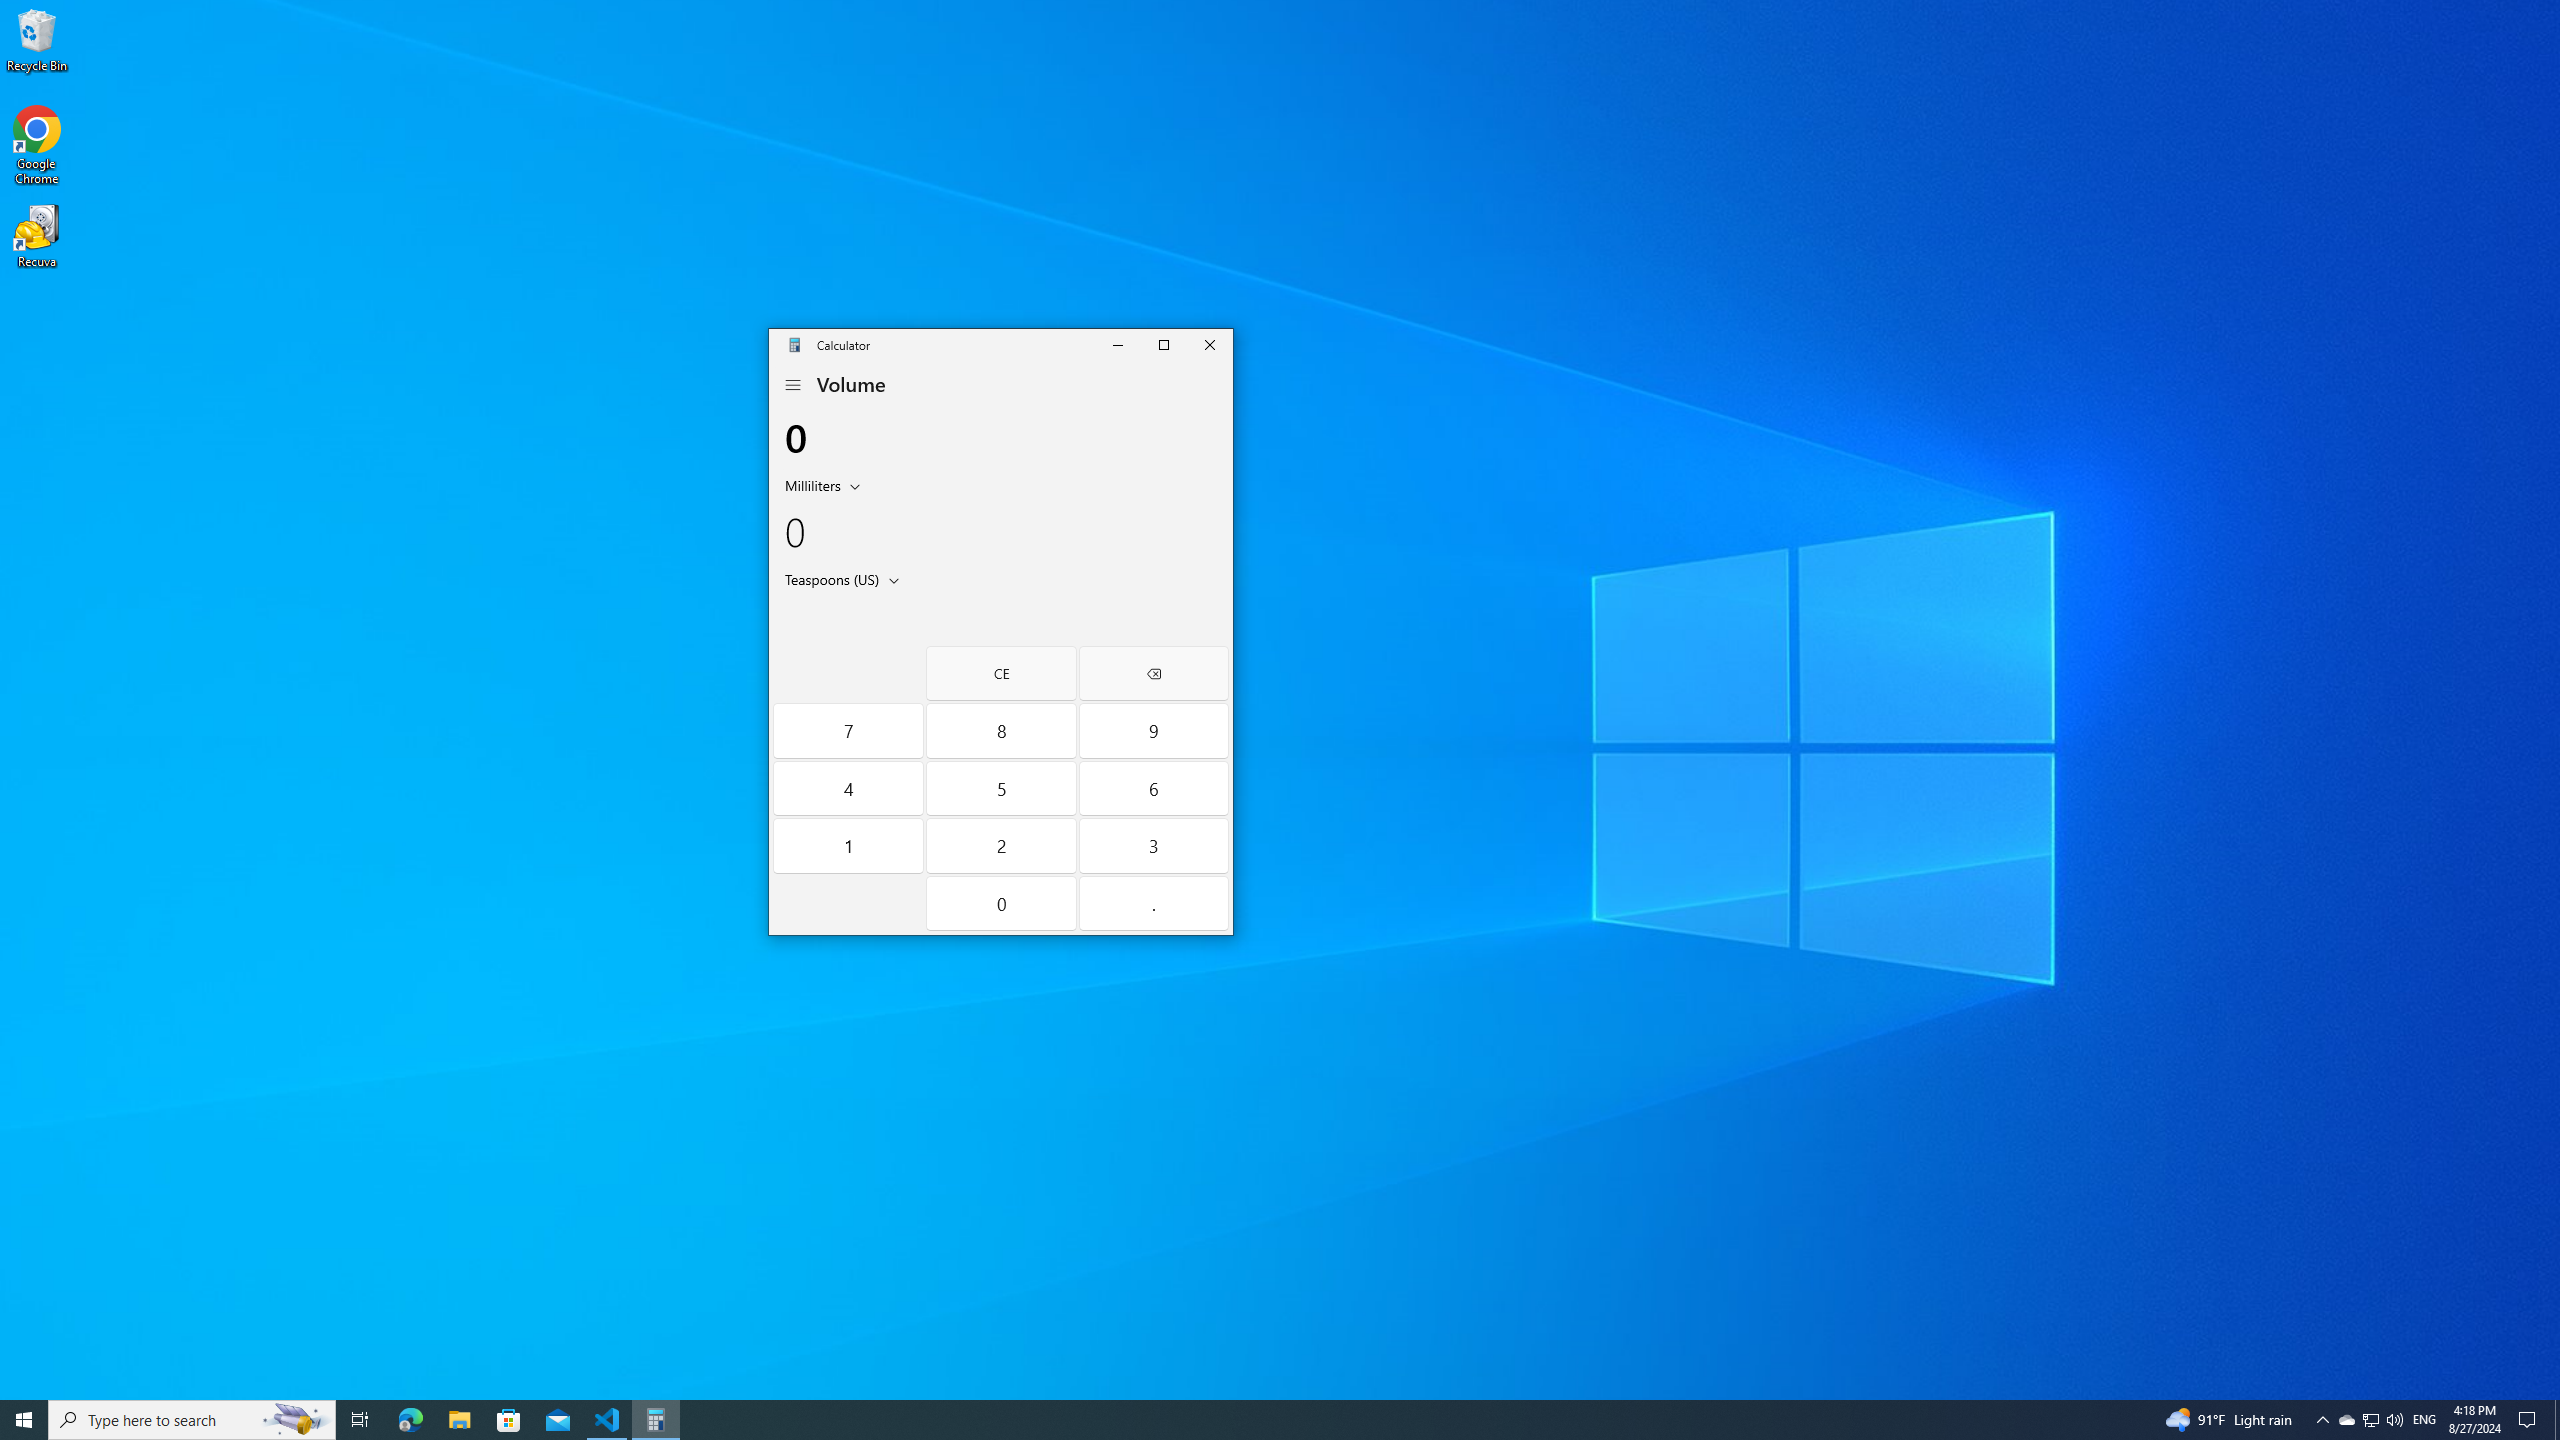 The width and height of the screenshot is (2560, 1440). I want to click on 'Minimize Calculator', so click(1117, 344).